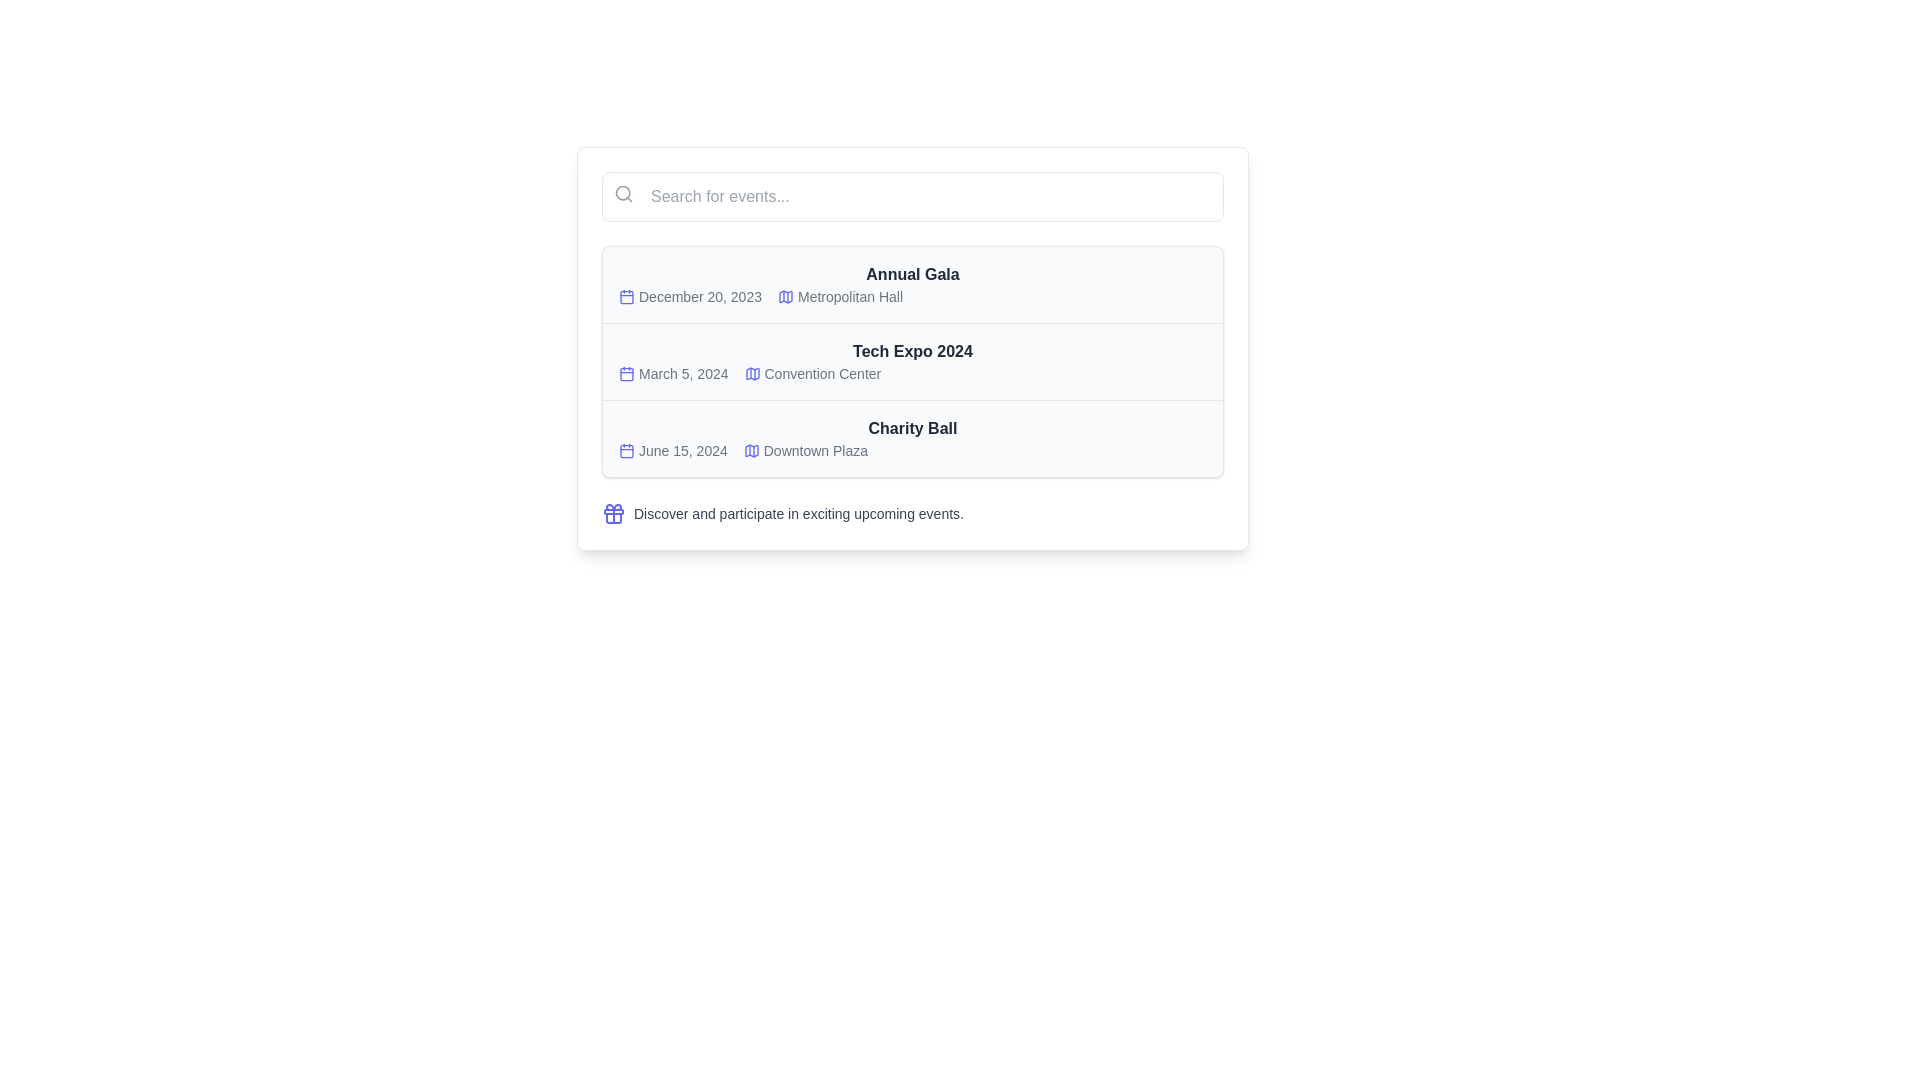 This screenshot has width=1920, height=1080. Describe the element at coordinates (805, 451) in the screenshot. I see `the map icon next to the text label 'Downtown Plaza' for additional information` at that location.